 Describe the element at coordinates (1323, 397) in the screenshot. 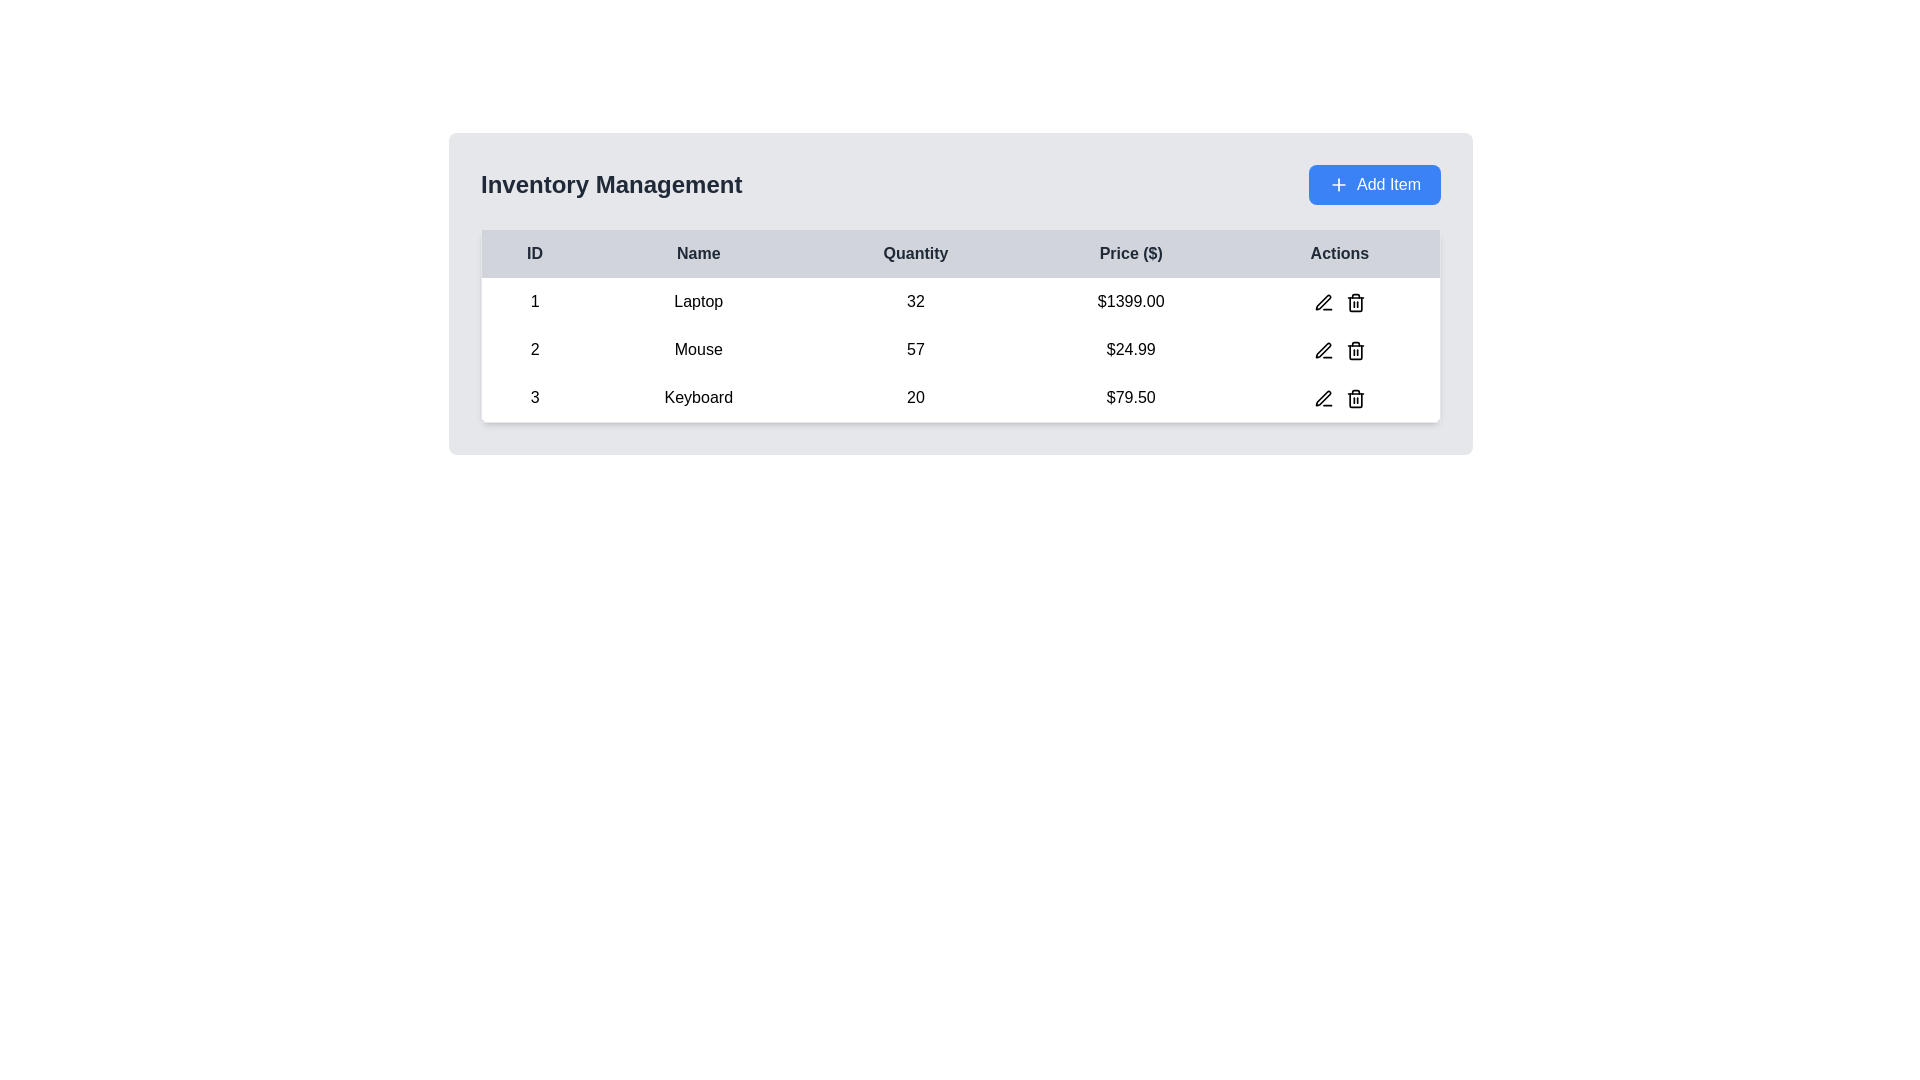

I see `the icon button that resembles a pen or pencil, located in the first interactive position of the 'Actions' column in the third table row` at that location.